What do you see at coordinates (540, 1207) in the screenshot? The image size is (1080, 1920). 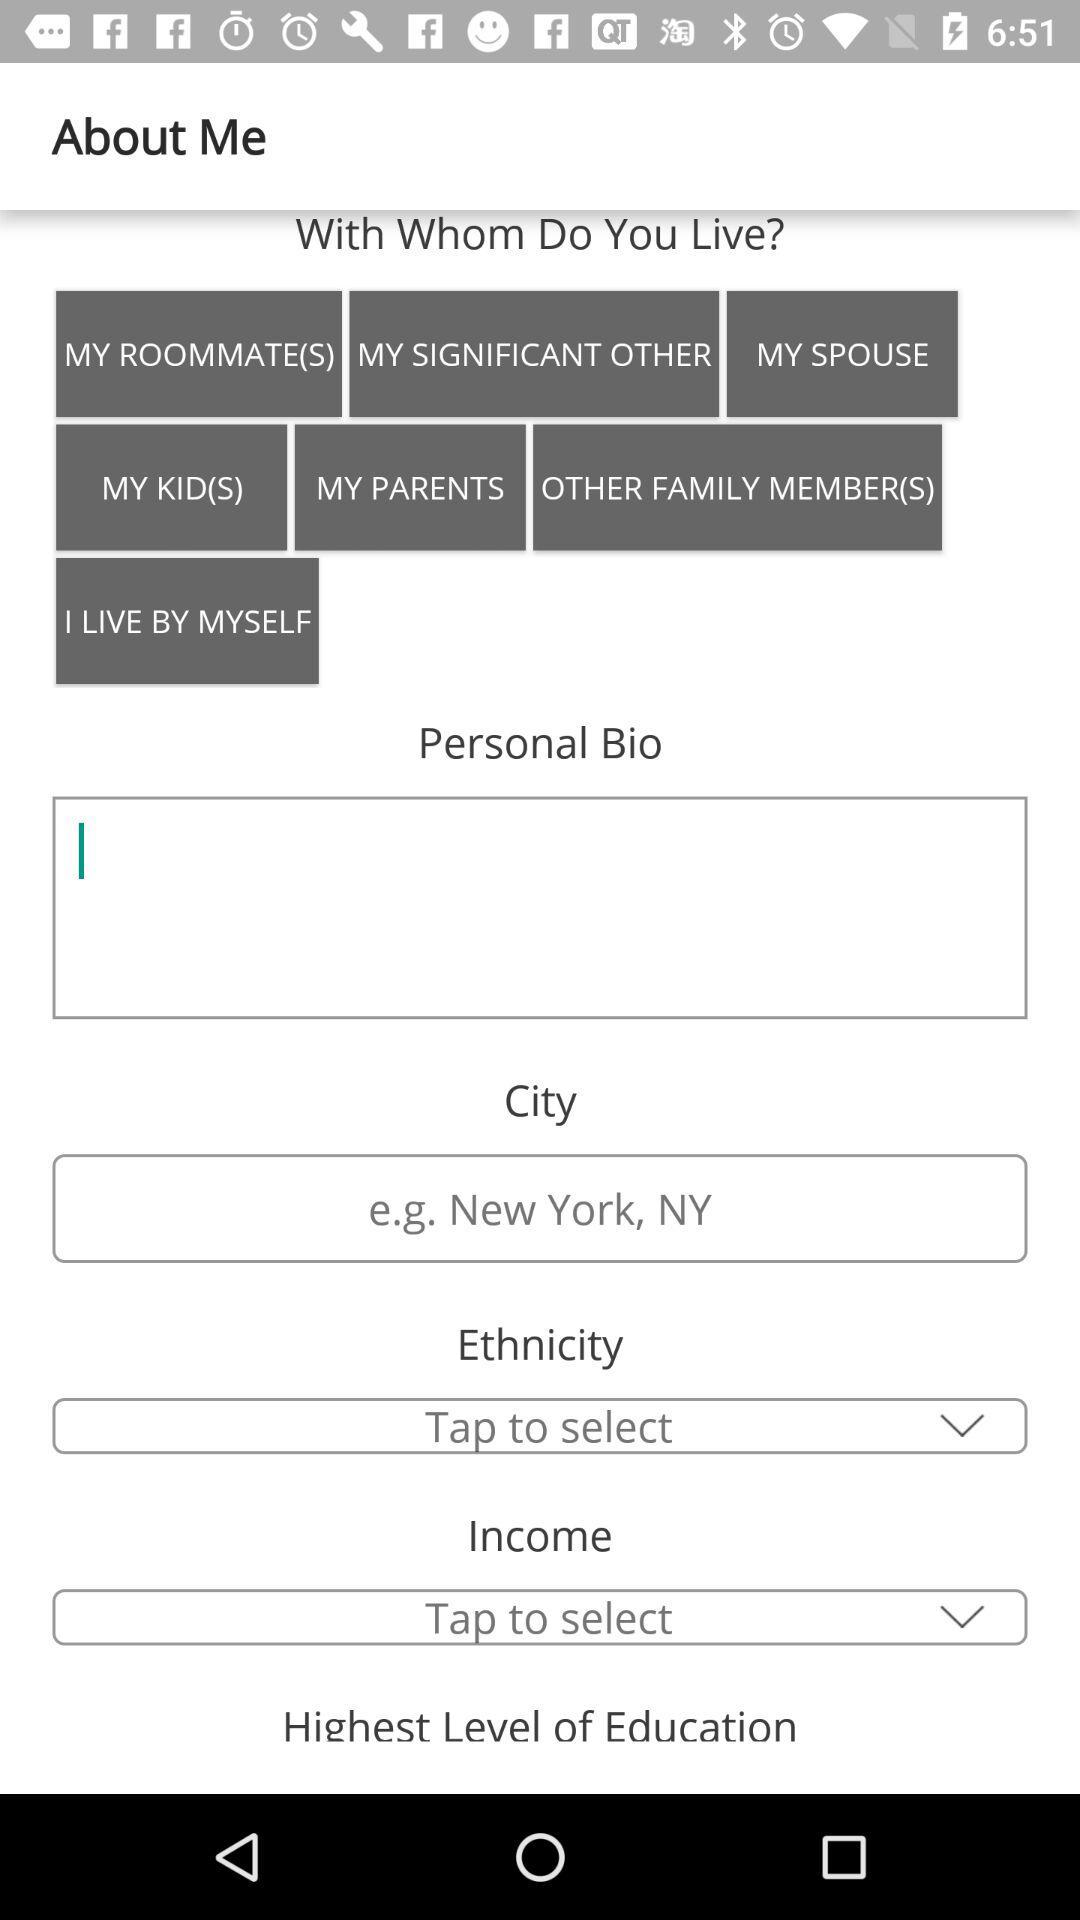 I see `type your city` at bounding box center [540, 1207].